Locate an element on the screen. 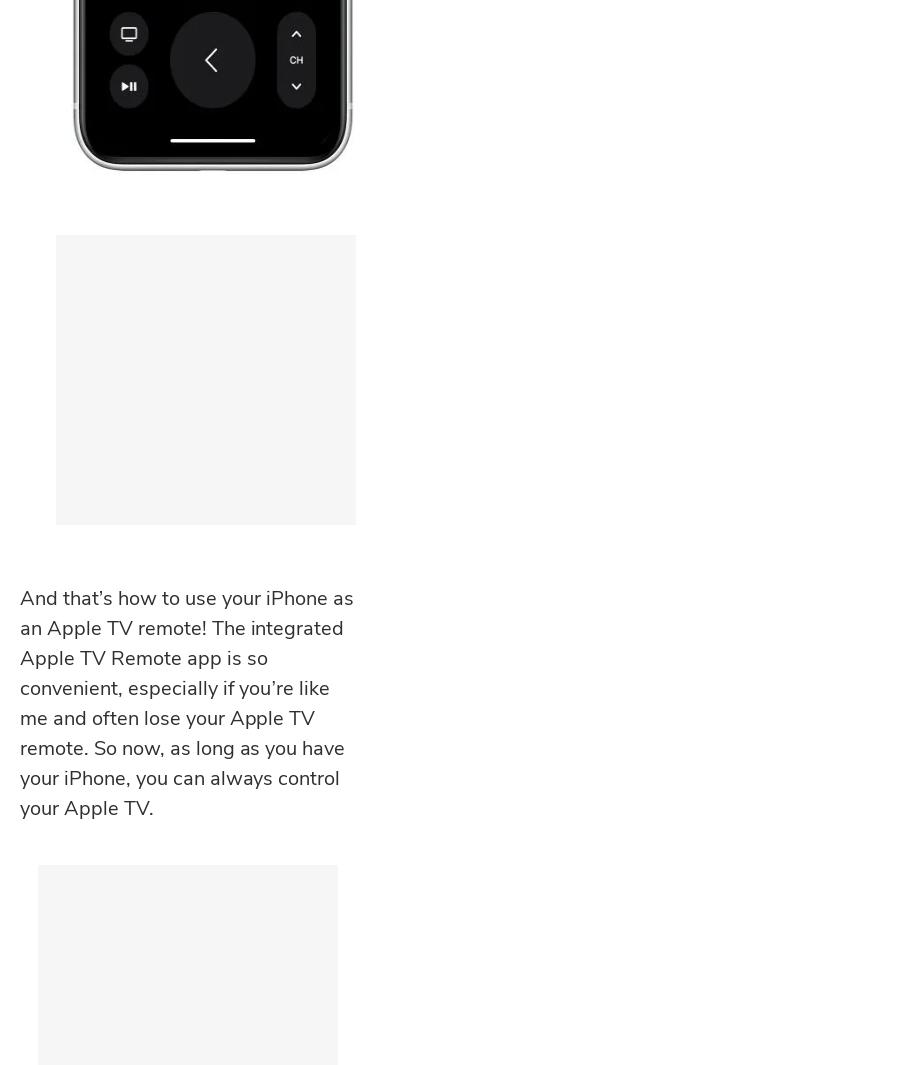 The image size is (905, 1065). 'to get our FREE Tip of the Day delivered right to your inbox.' is located at coordinates (184, 711).